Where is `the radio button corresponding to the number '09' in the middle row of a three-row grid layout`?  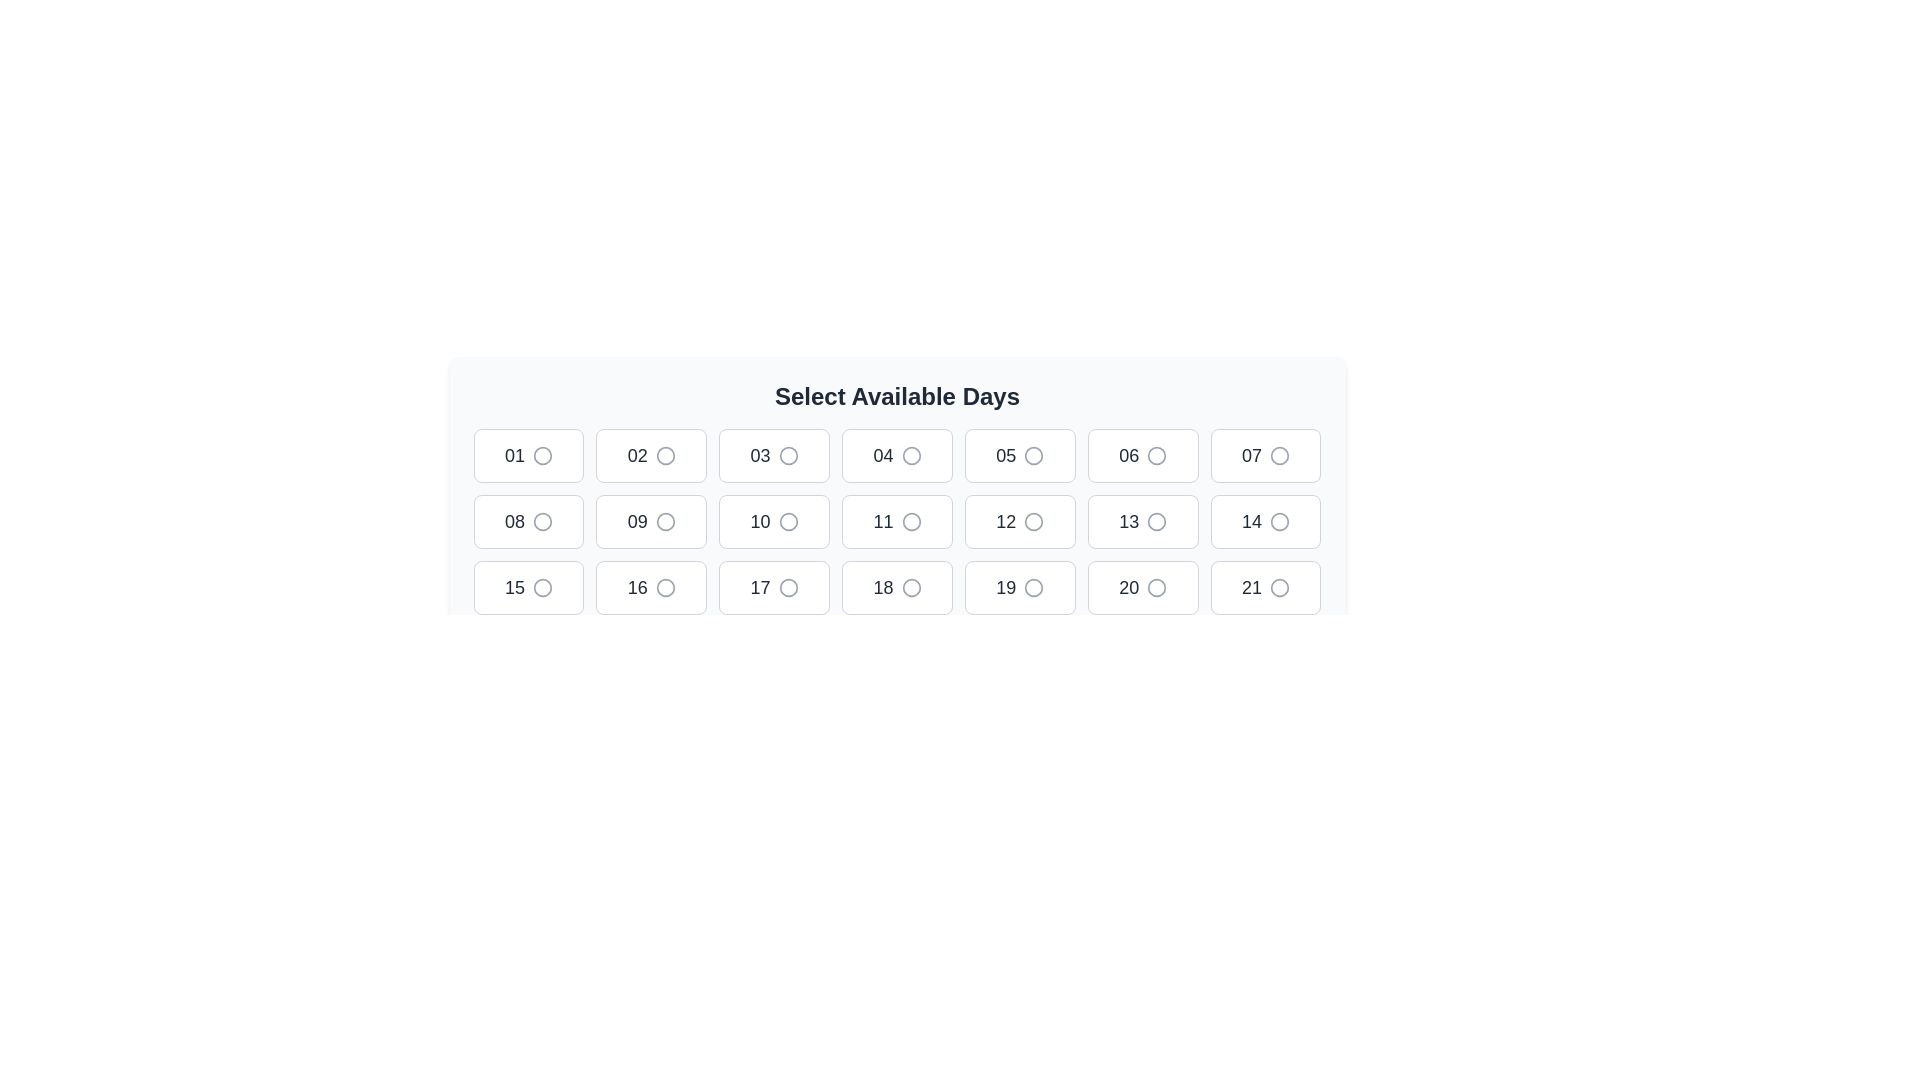 the radio button corresponding to the number '09' in the middle row of a three-row grid layout is located at coordinates (665, 520).